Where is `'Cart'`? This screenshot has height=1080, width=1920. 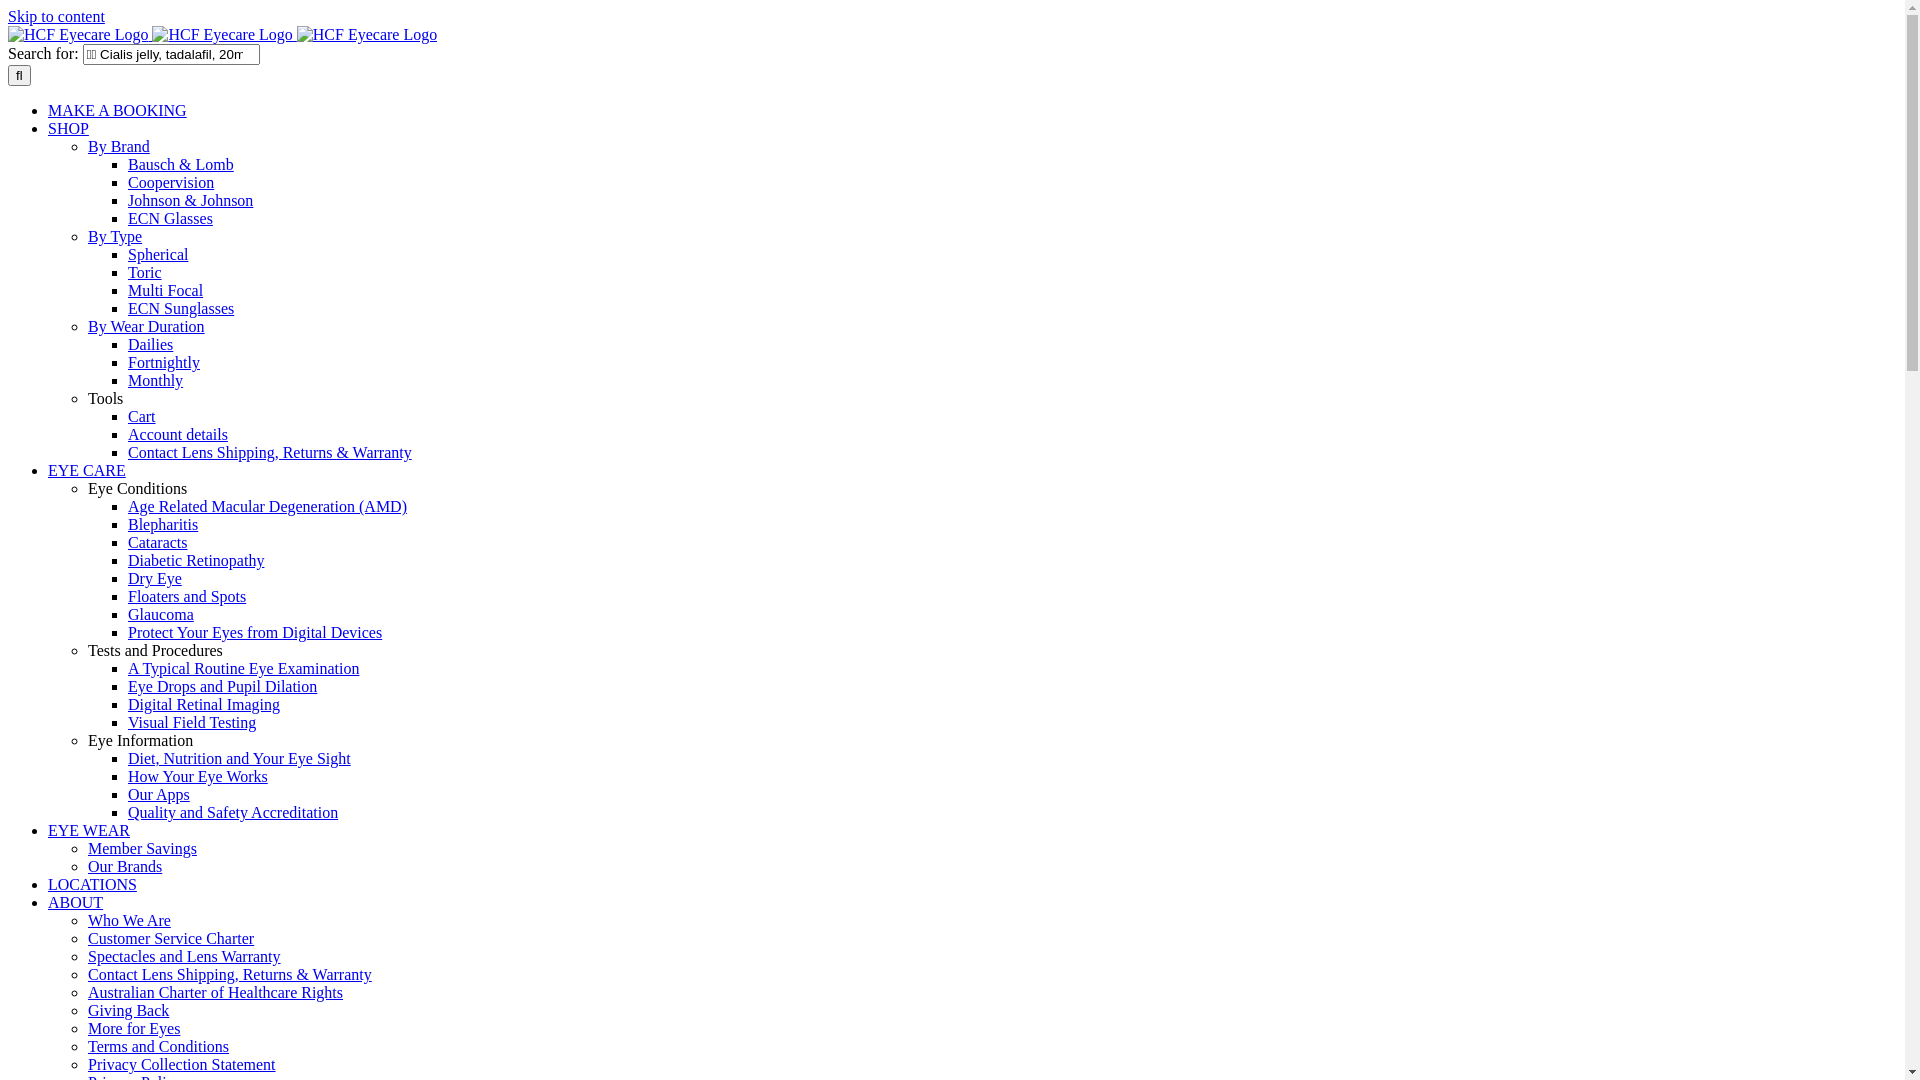 'Cart' is located at coordinates (141, 415).